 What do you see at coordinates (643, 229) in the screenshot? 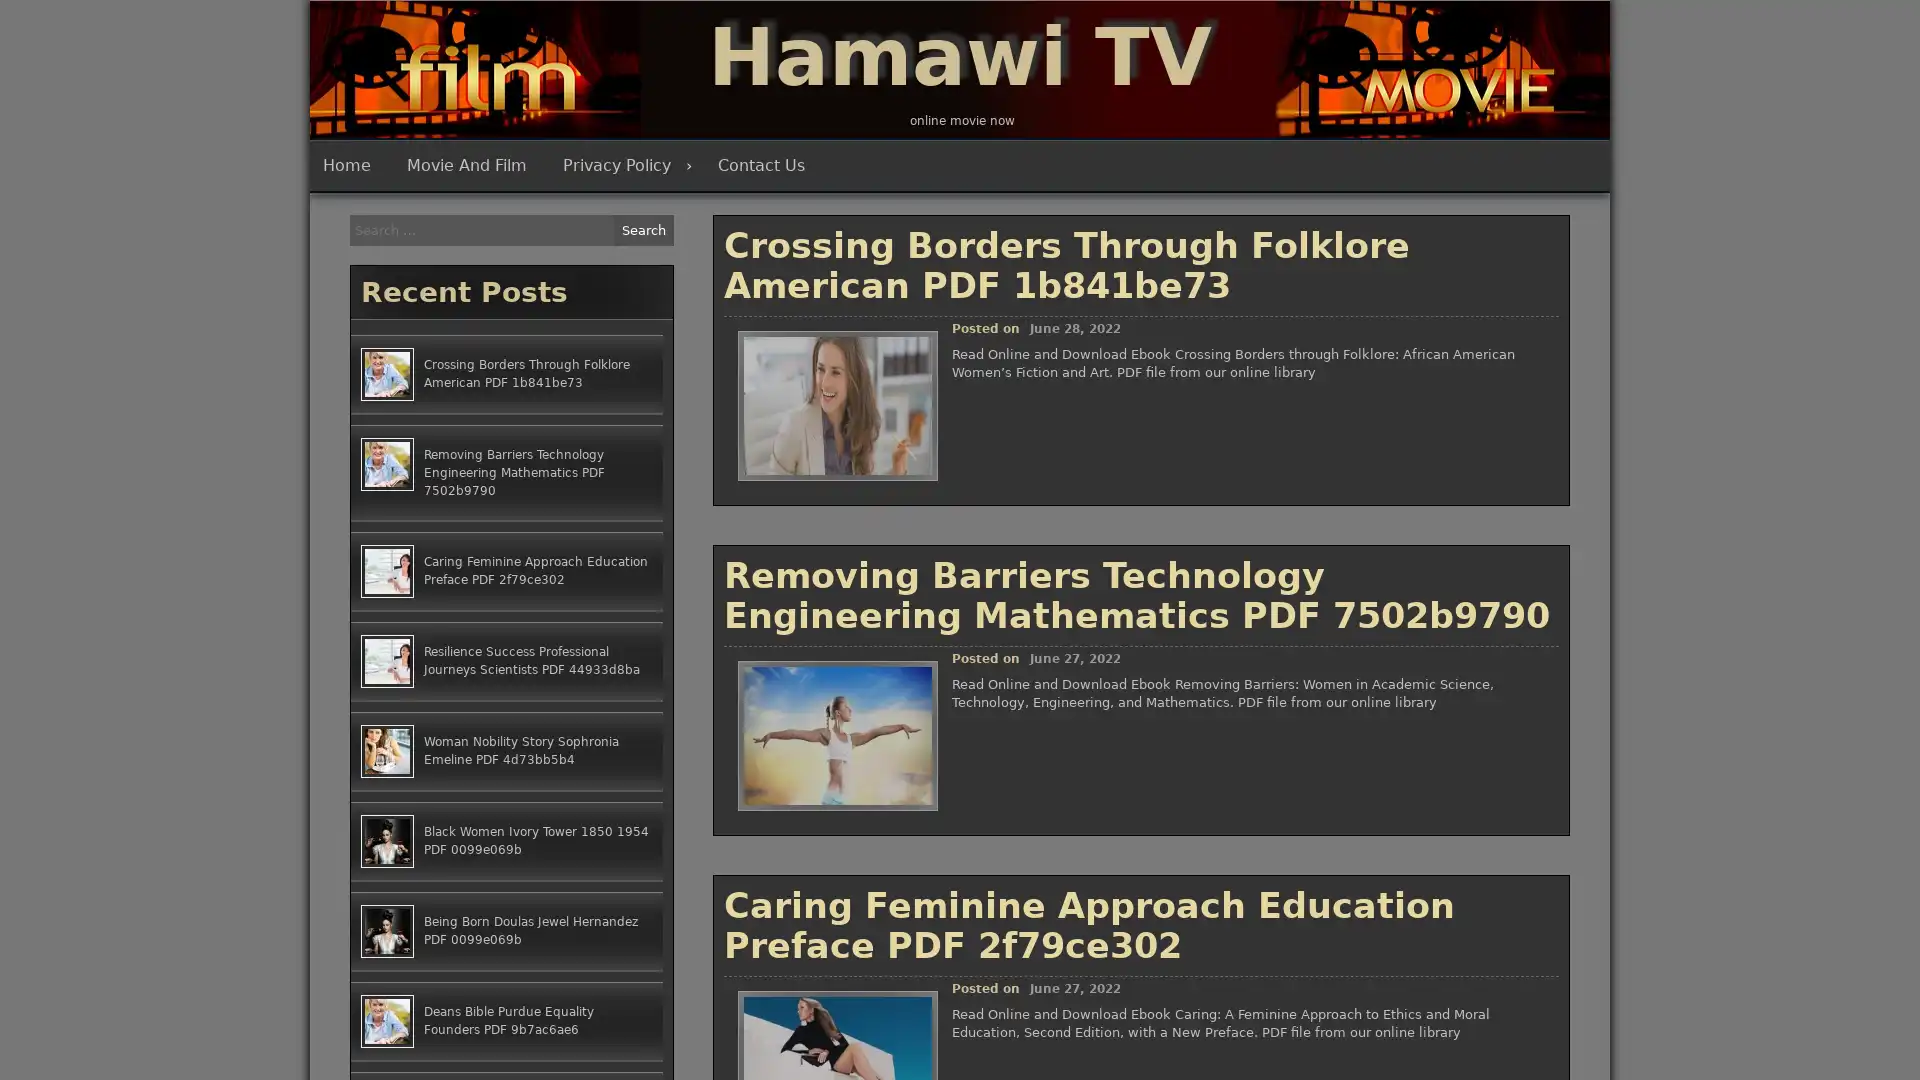
I see `Search` at bounding box center [643, 229].